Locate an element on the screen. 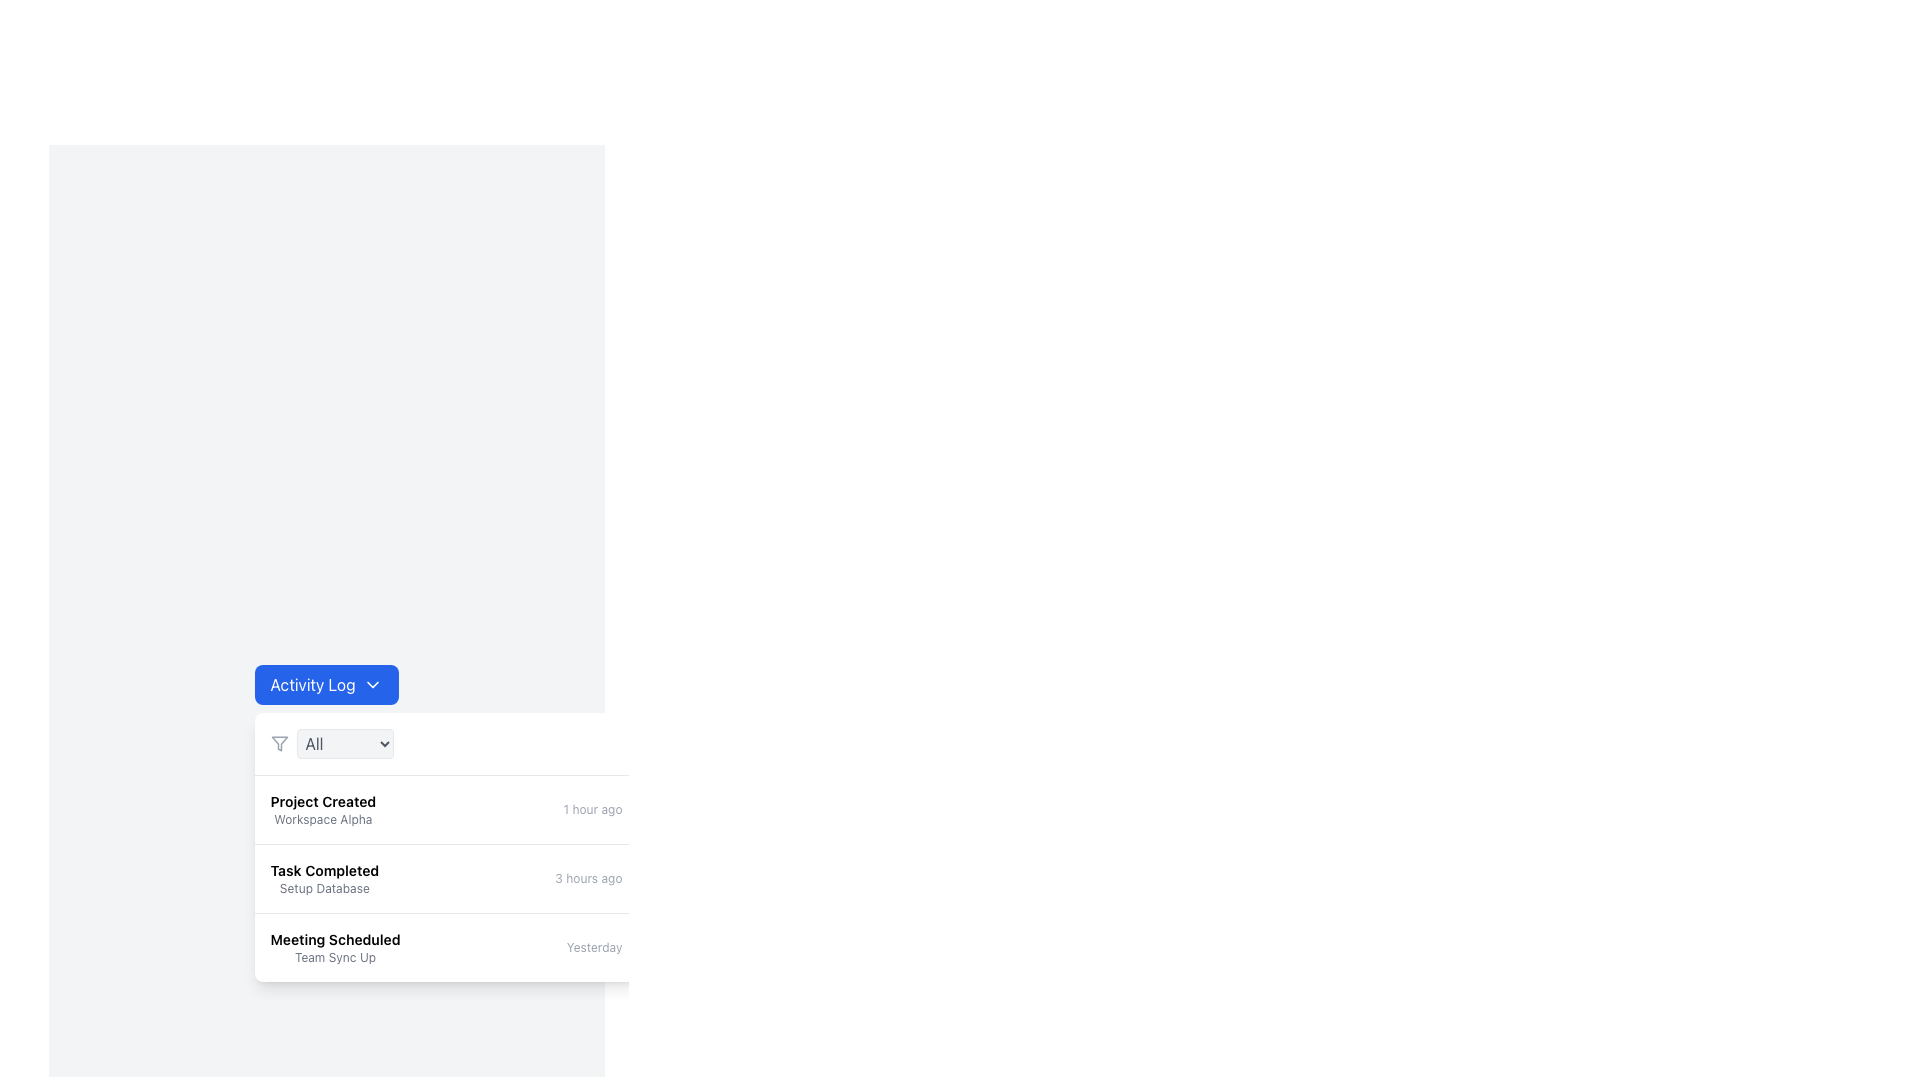  text from the Timestamp label located on the far right side of the first entry in the activity log dropdown, aligned with 'Project Created' is located at coordinates (591, 810).